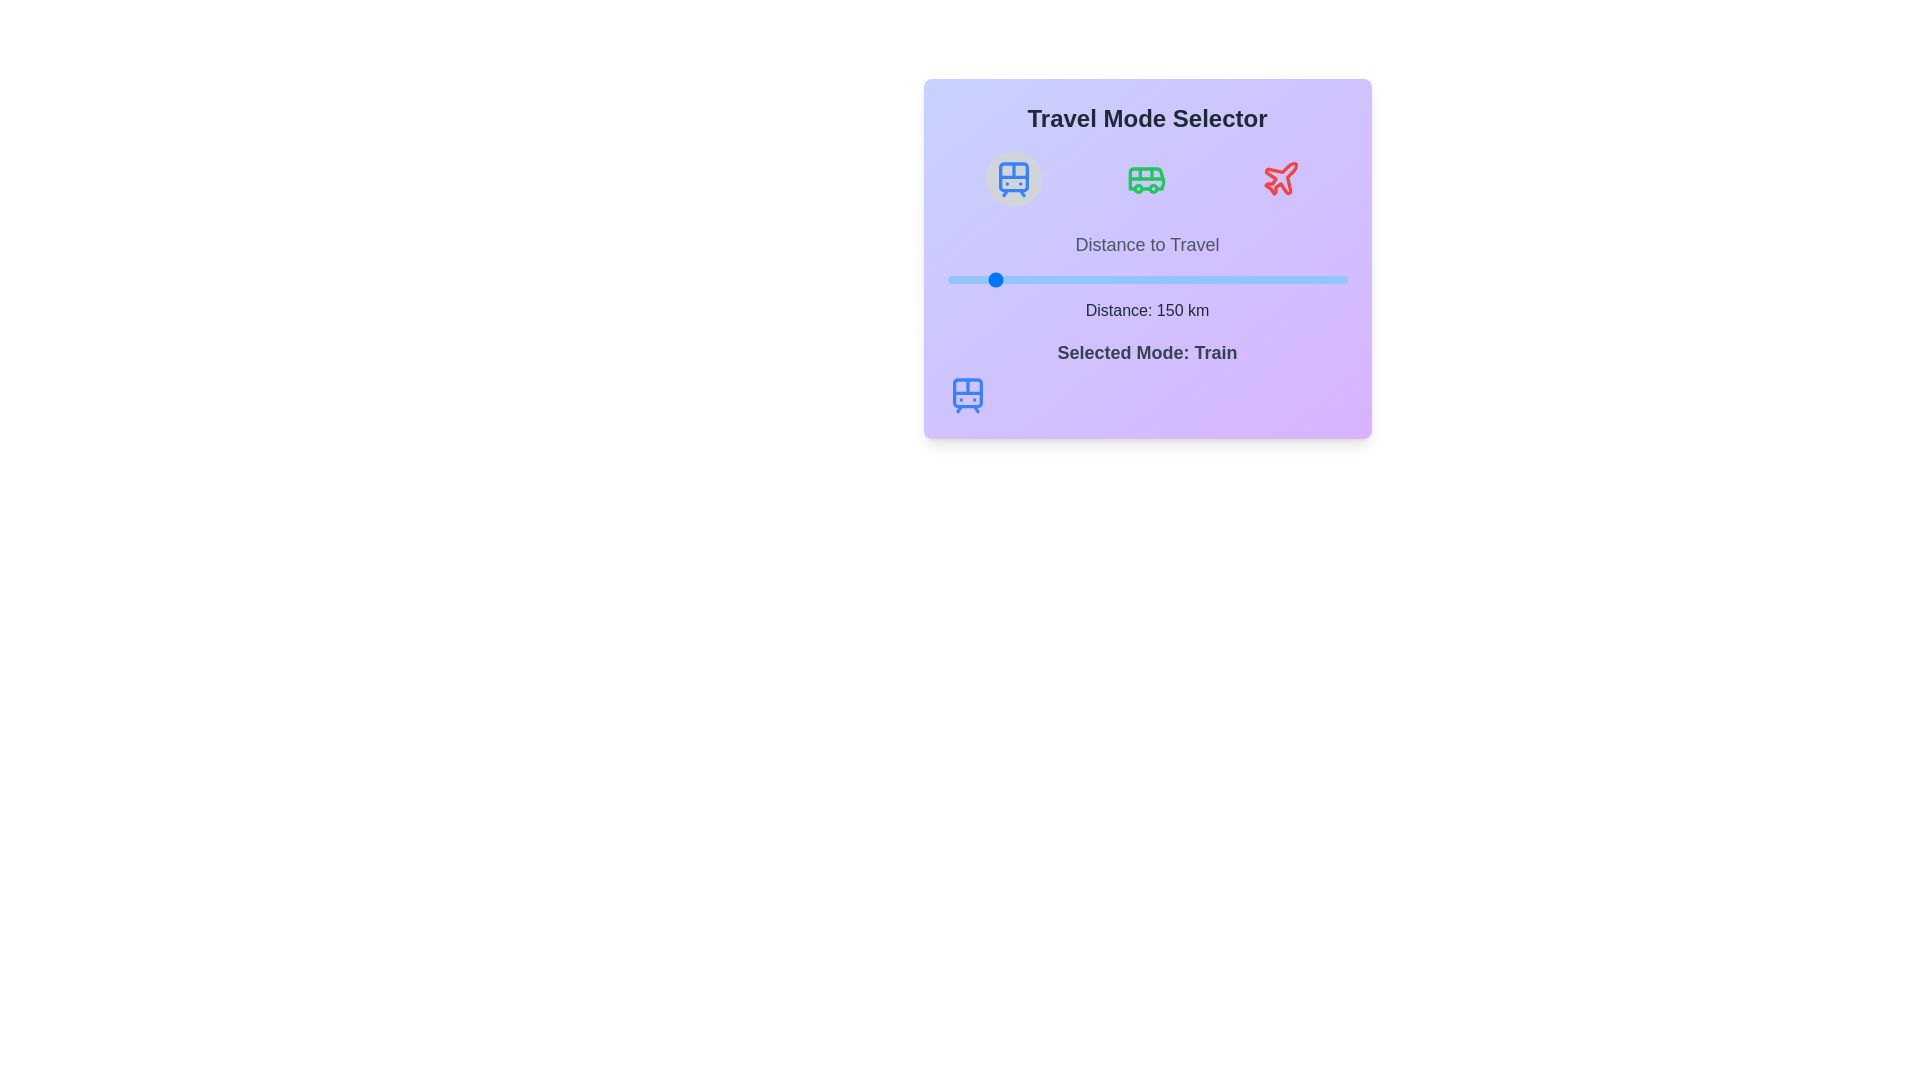 This screenshot has width=1920, height=1080. What do you see at coordinates (1280, 177) in the screenshot?
I see `the icon to select the travel mode Plane` at bounding box center [1280, 177].